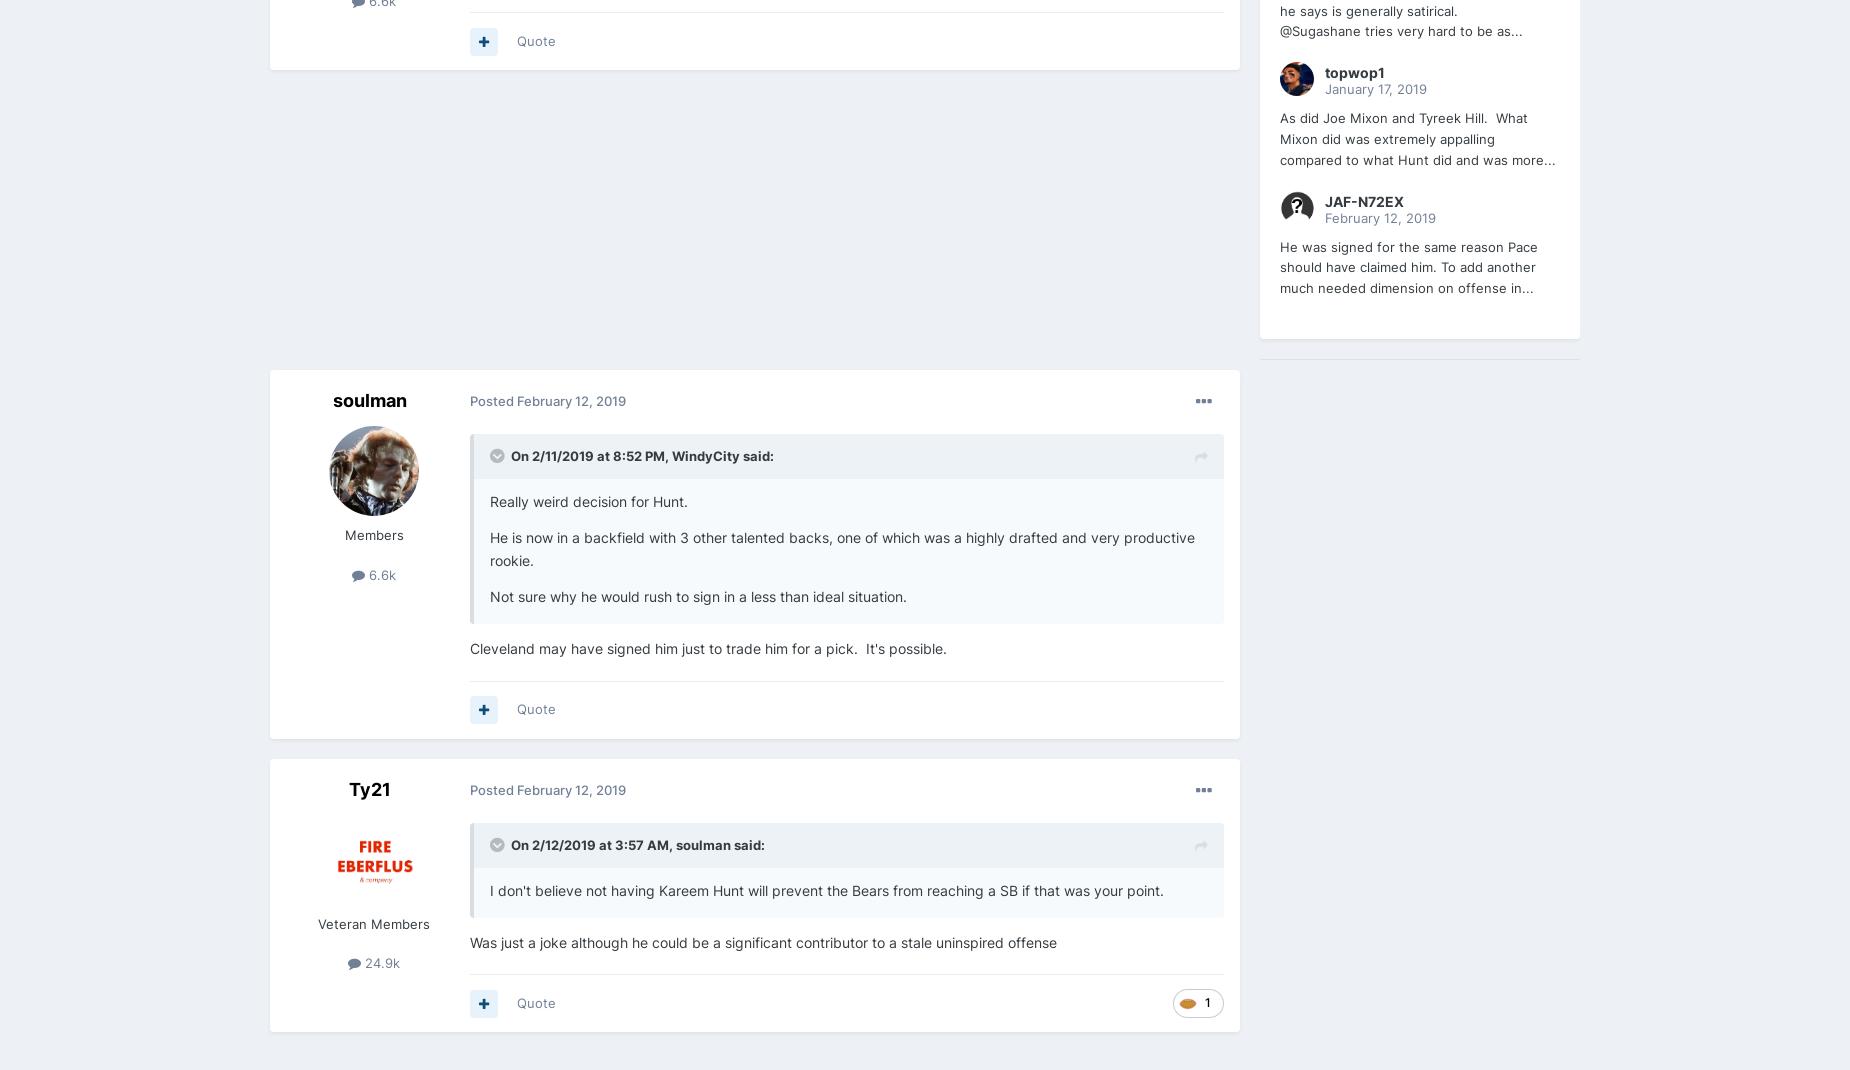 This screenshot has width=1850, height=1070. I want to click on 'topwop1', so click(1353, 71).